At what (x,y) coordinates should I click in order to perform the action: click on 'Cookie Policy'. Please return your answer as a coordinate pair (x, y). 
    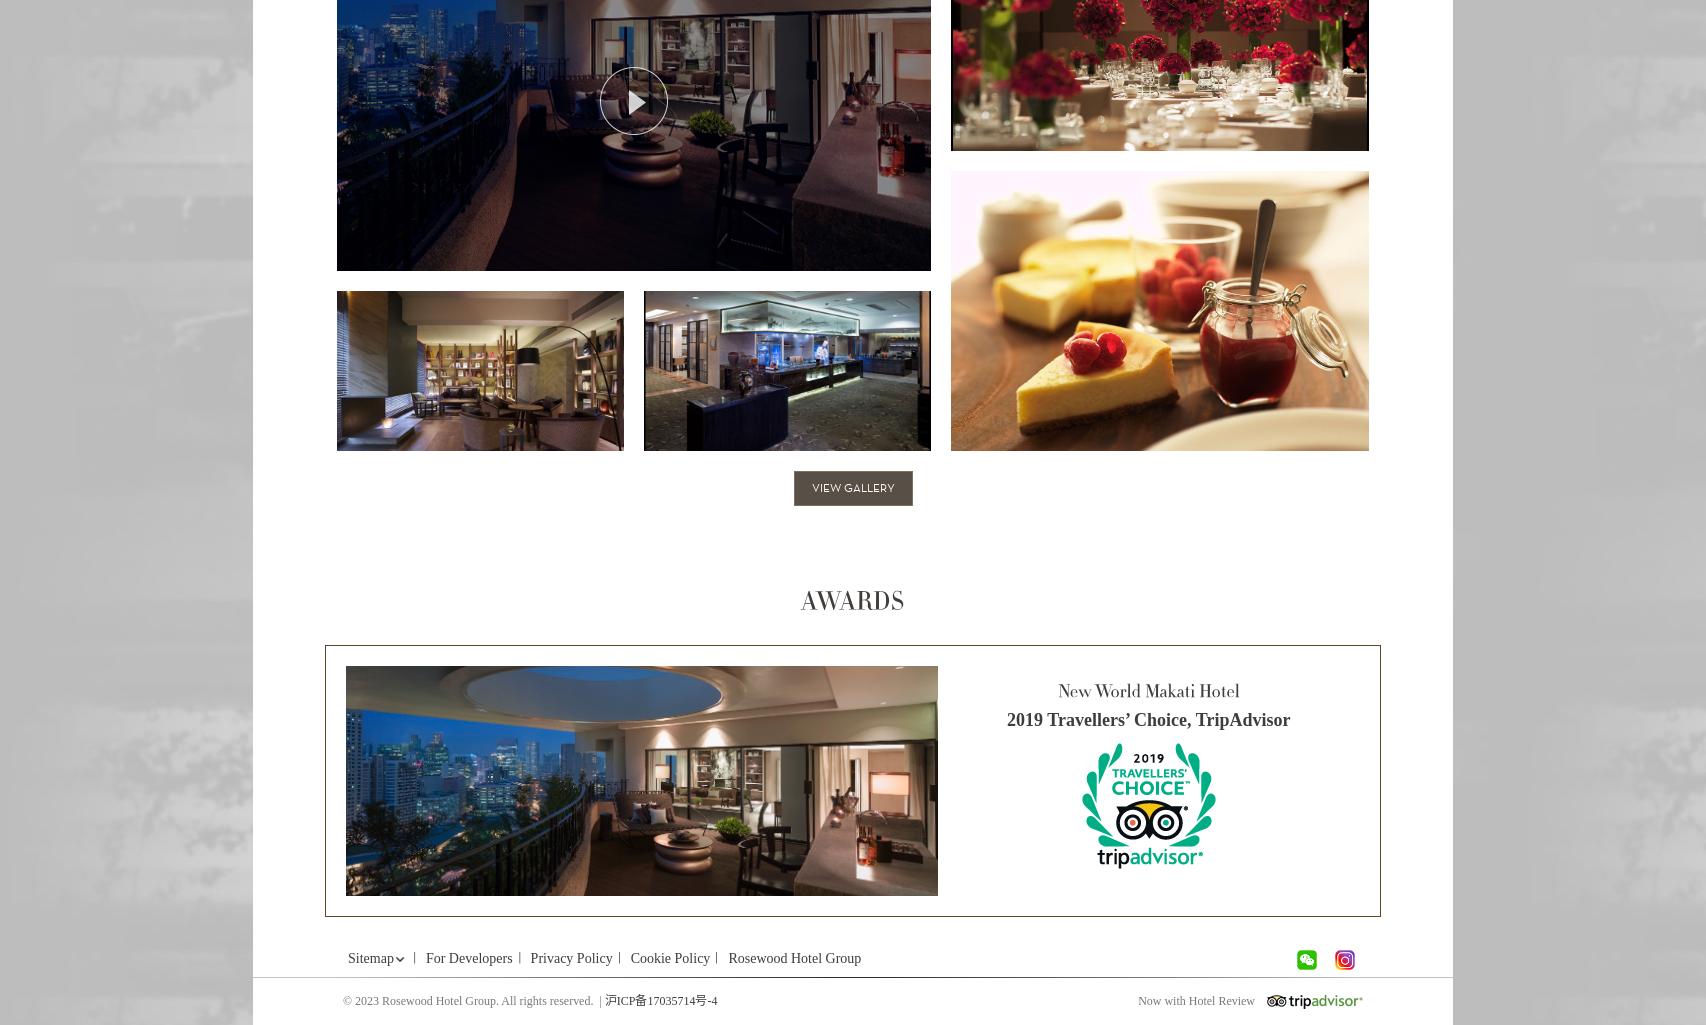
    Looking at the image, I should click on (668, 958).